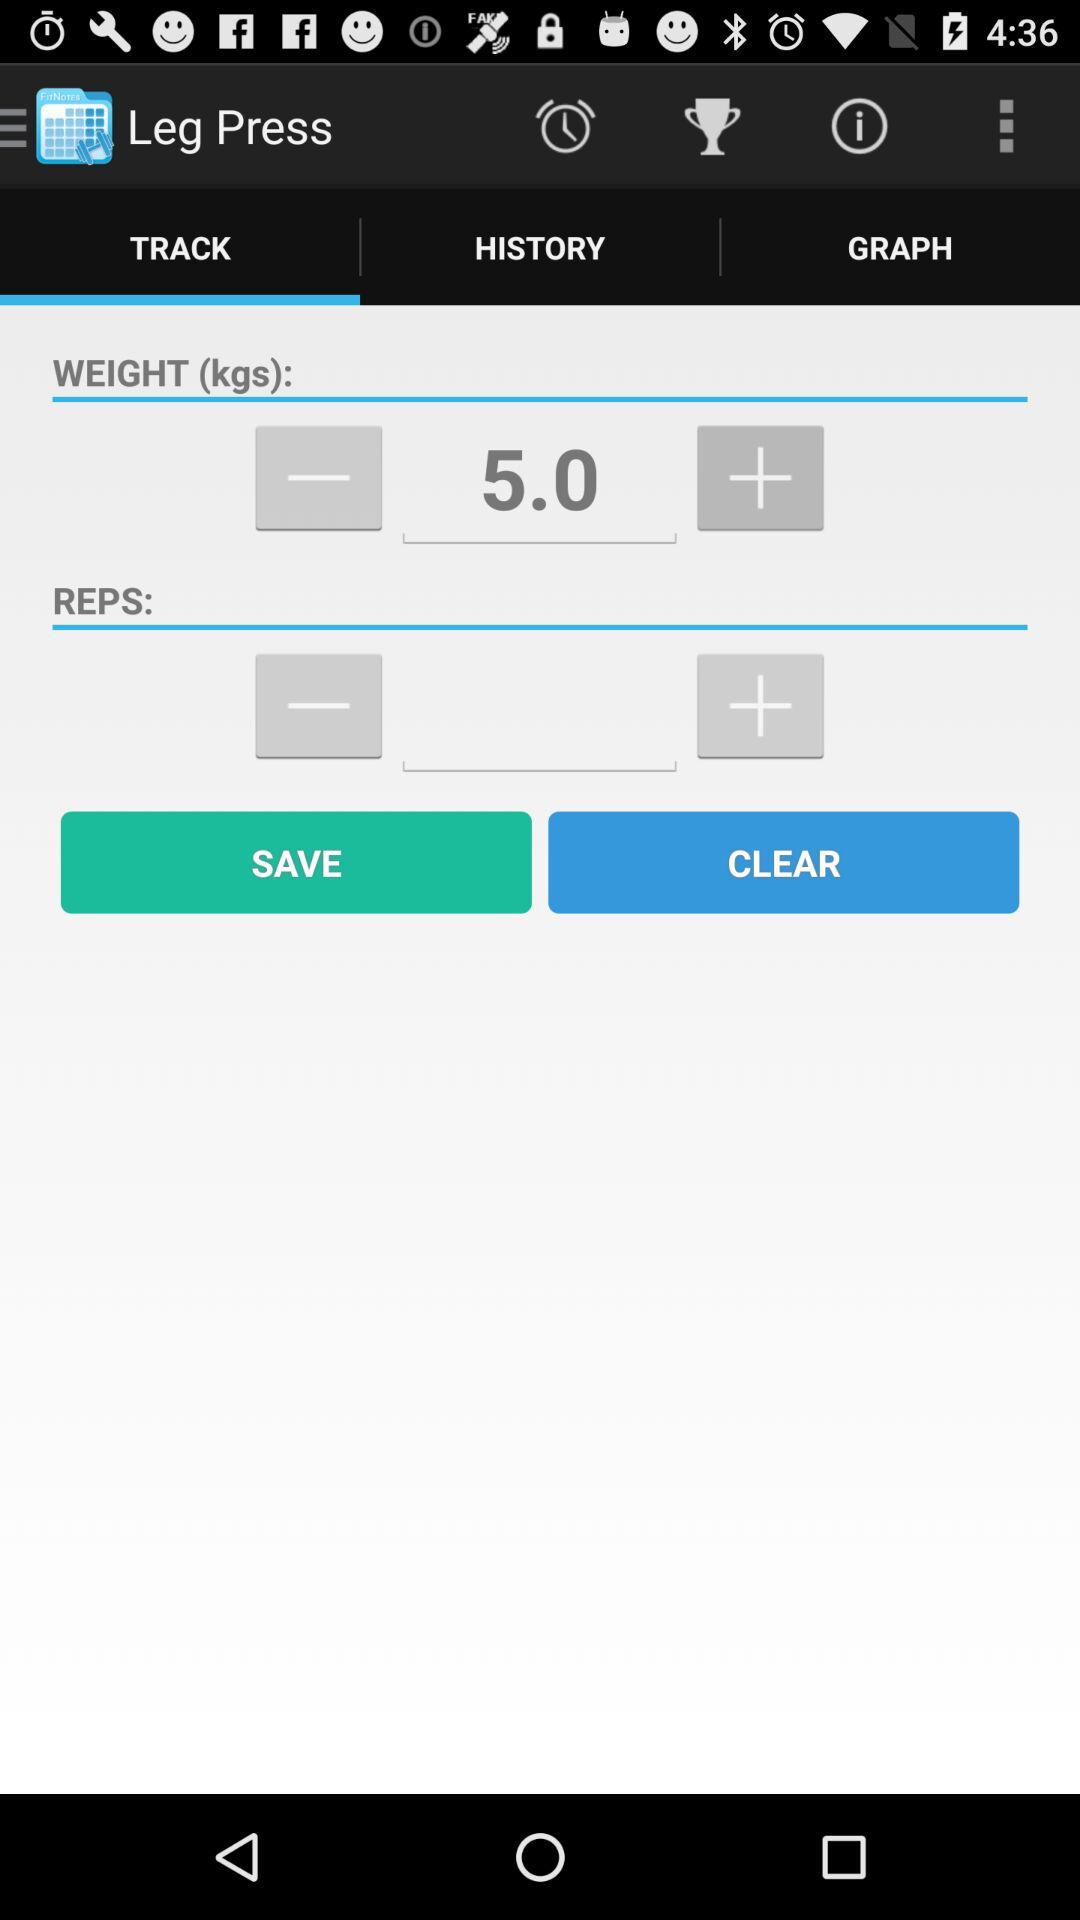  I want to click on reps entry box, so click(538, 706).